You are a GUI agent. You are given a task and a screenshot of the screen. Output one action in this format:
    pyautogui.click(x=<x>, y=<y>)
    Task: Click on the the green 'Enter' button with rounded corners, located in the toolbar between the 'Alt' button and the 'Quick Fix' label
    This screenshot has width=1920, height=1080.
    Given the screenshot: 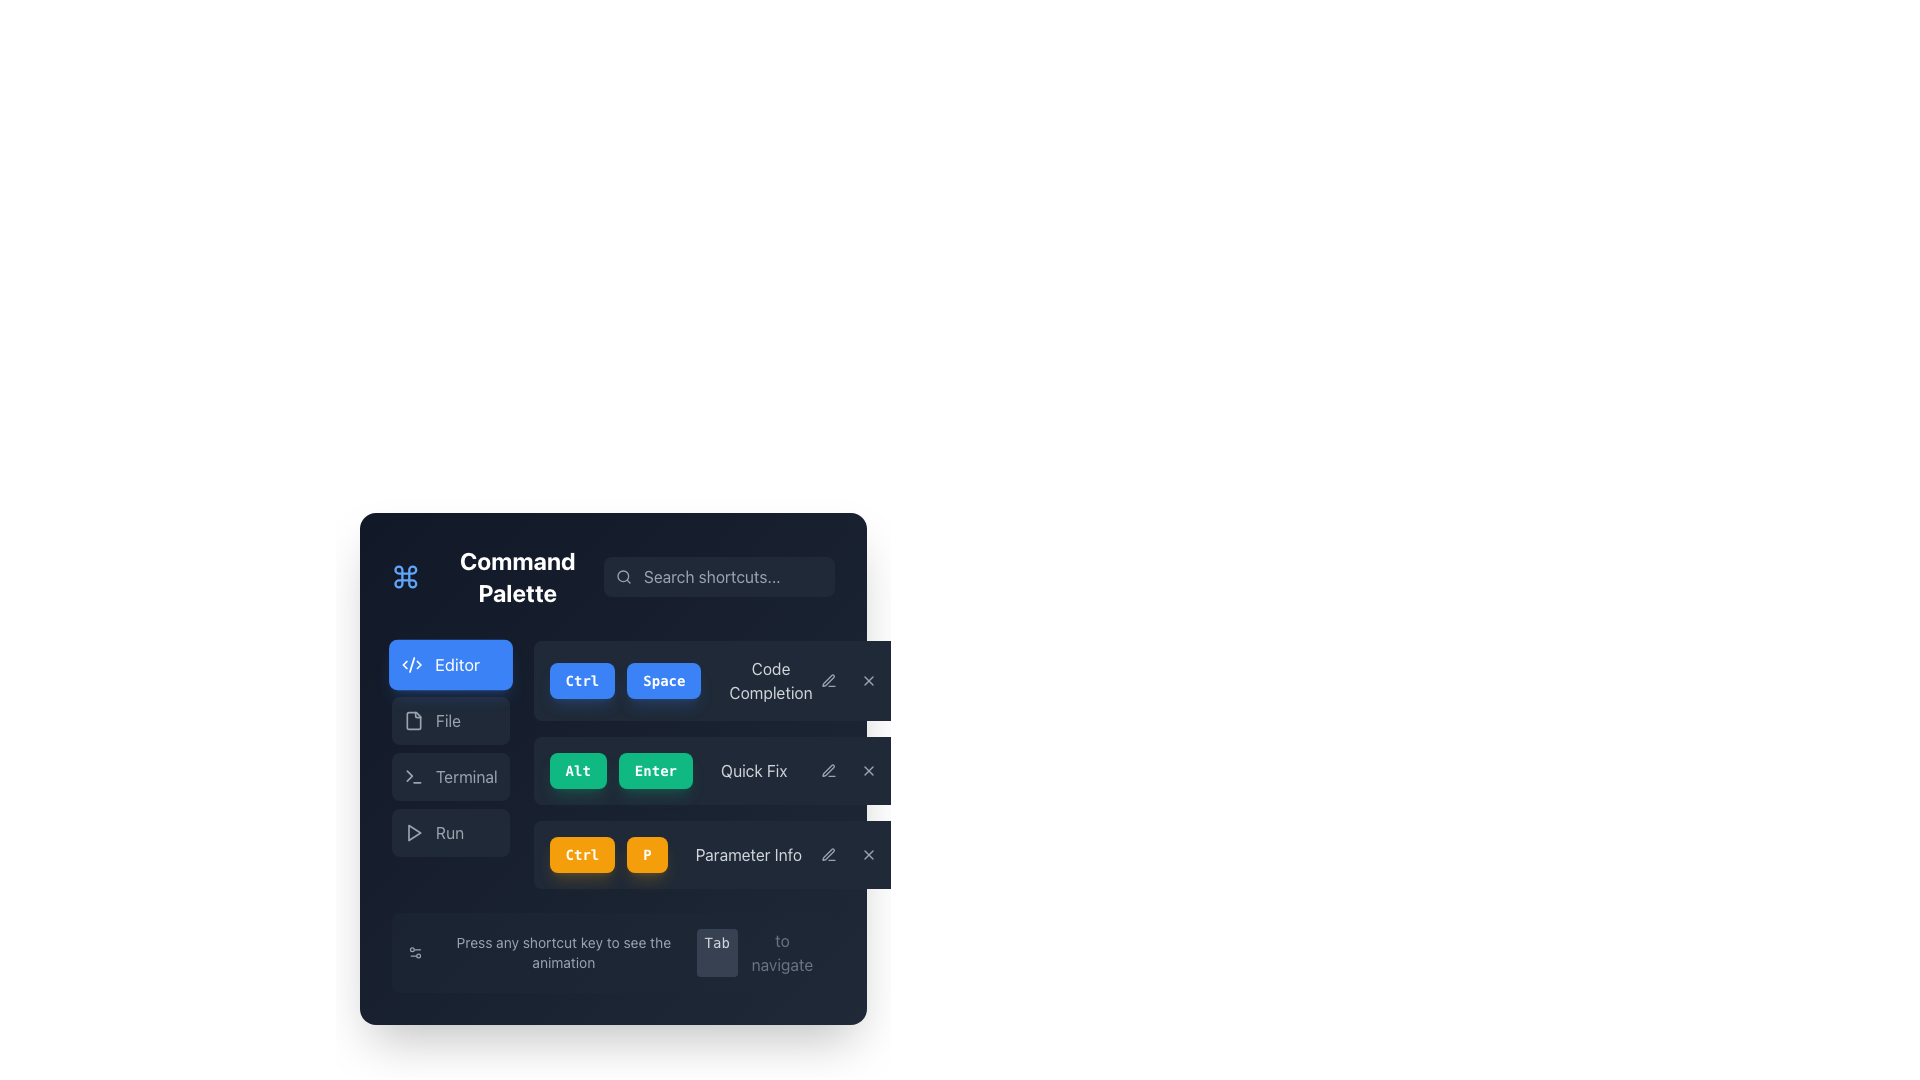 What is the action you would take?
    pyautogui.click(x=655, y=770)
    